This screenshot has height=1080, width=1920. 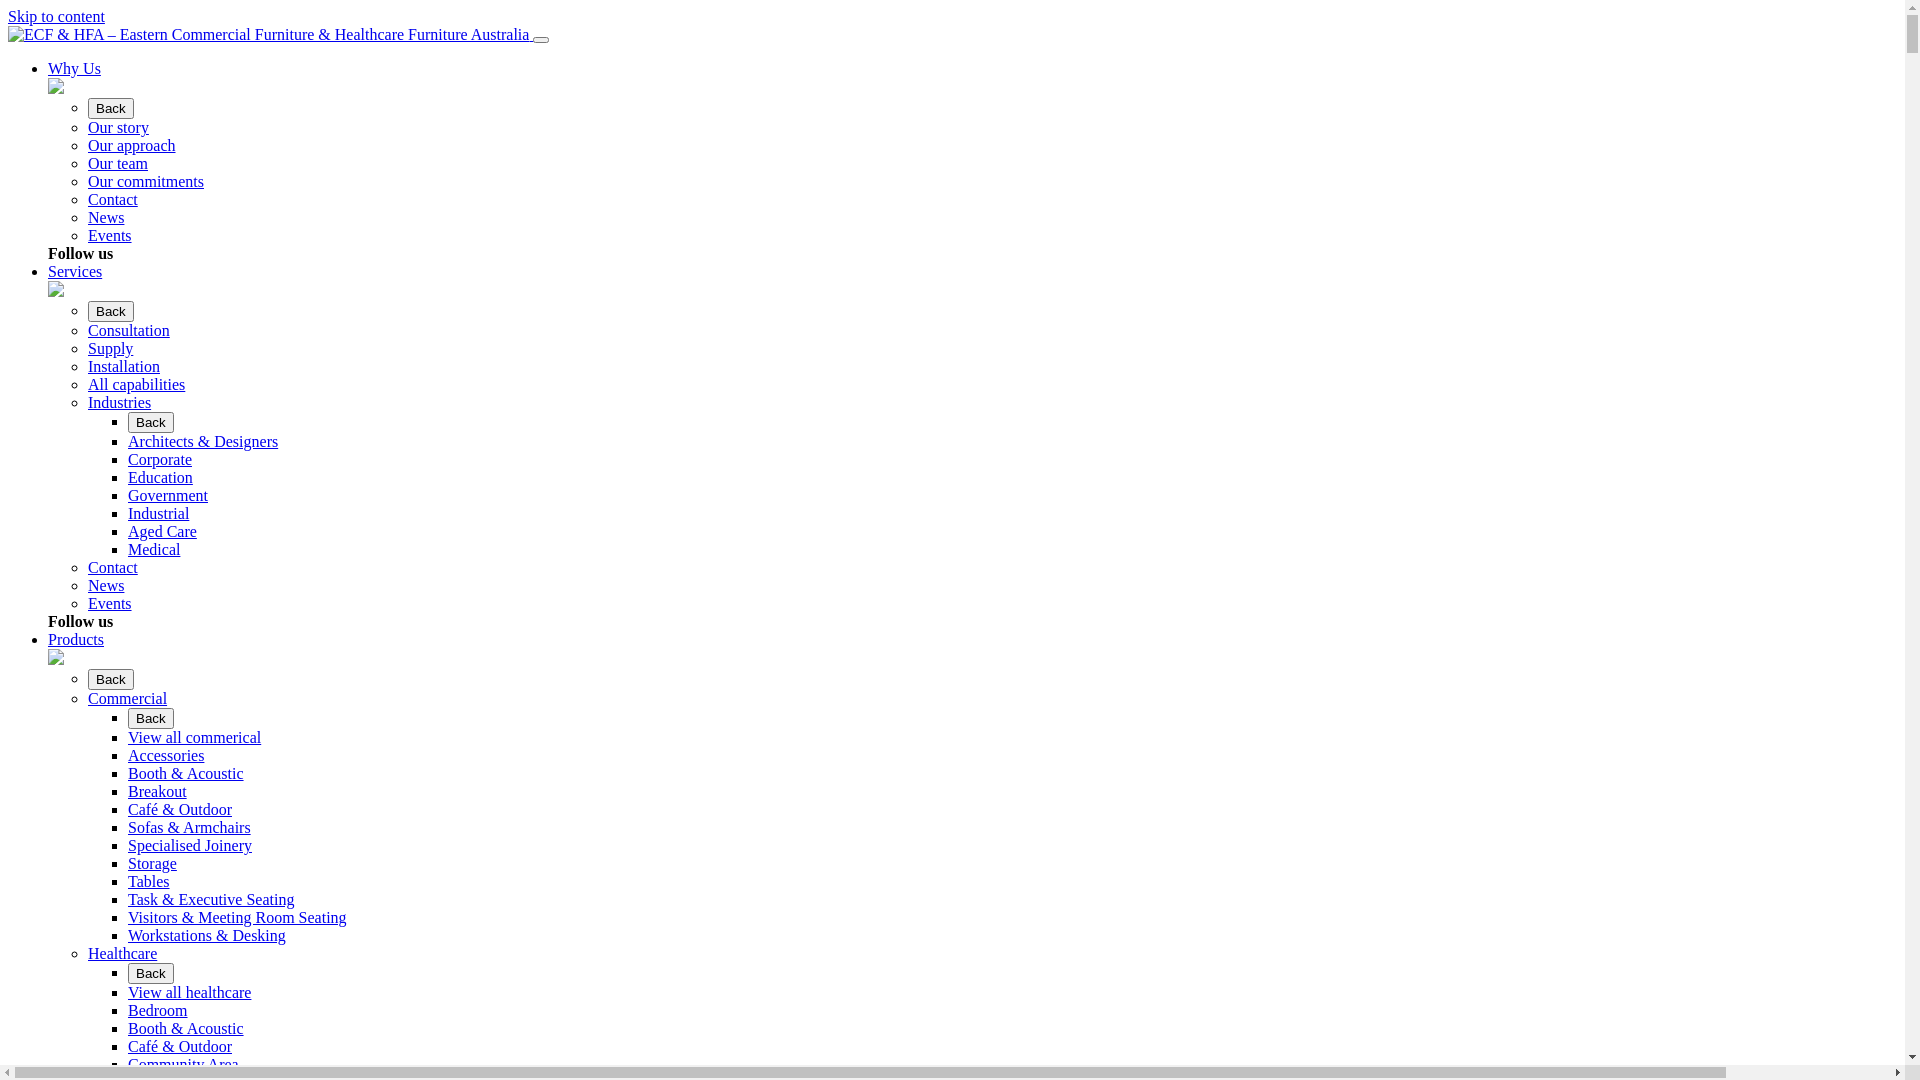 I want to click on 'Specialised Joinery', so click(x=190, y=845).